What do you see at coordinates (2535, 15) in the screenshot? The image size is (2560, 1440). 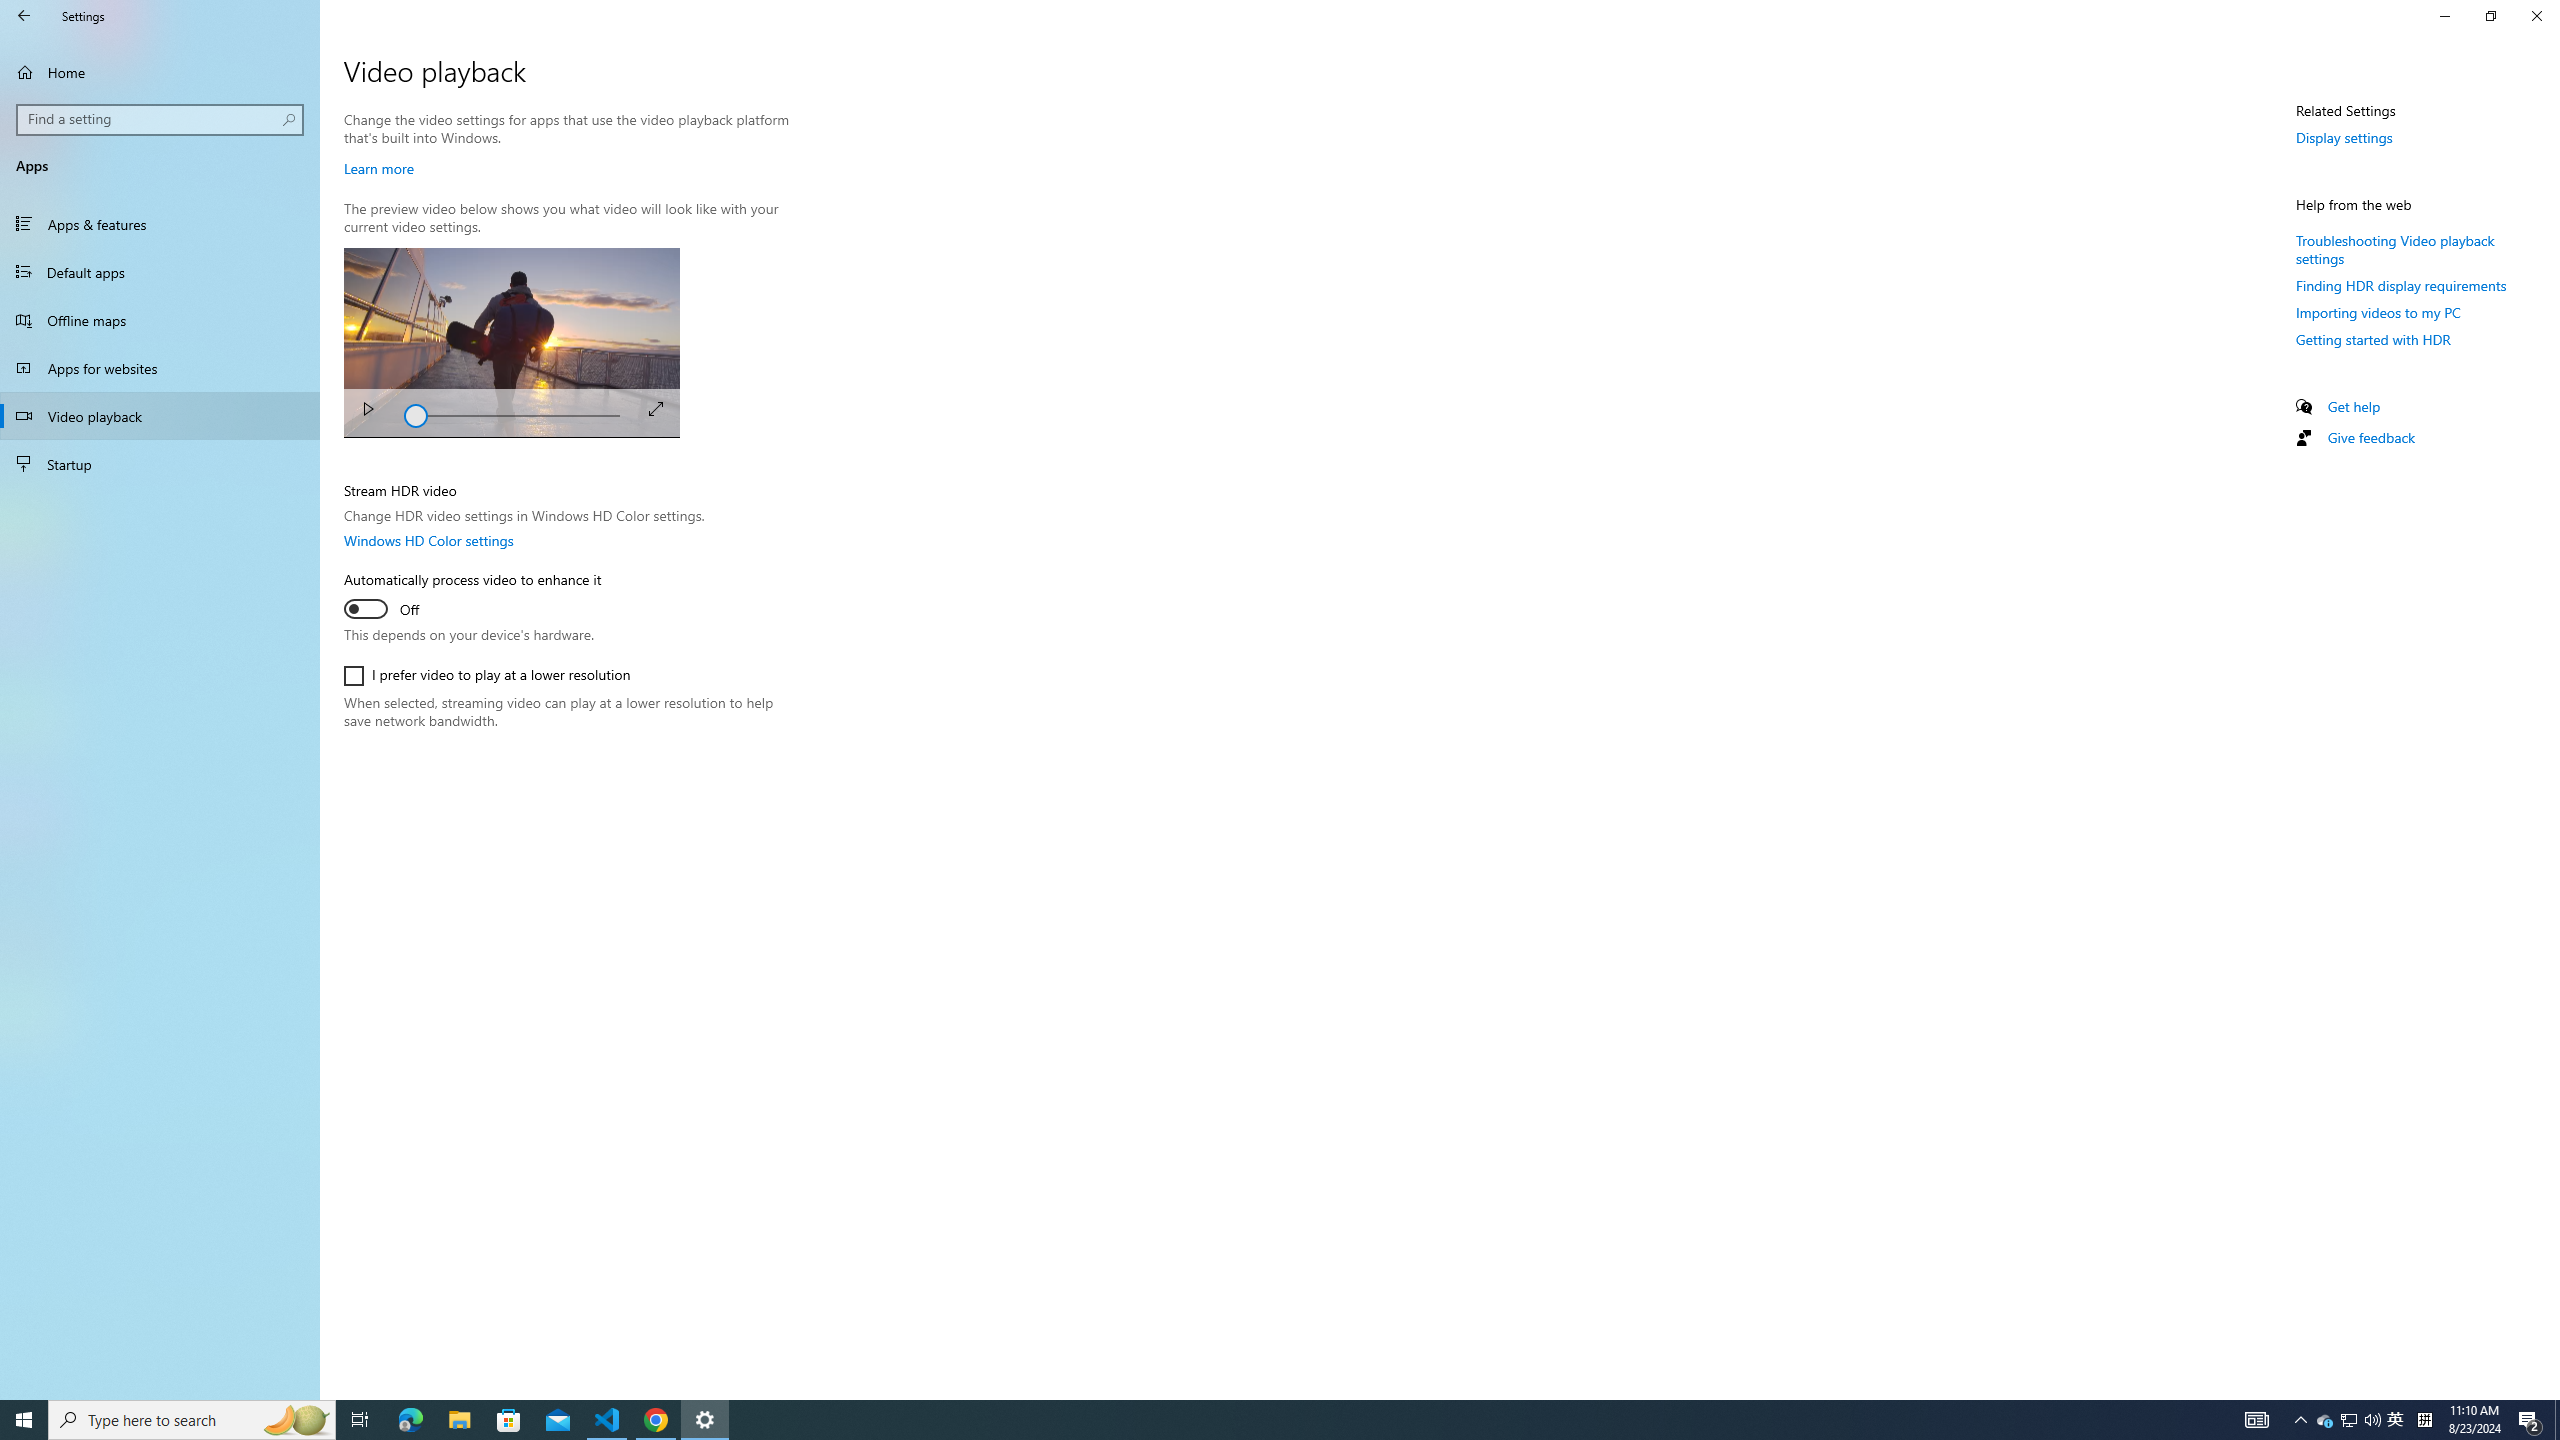 I see `'Close Settings'` at bounding box center [2535, 15].